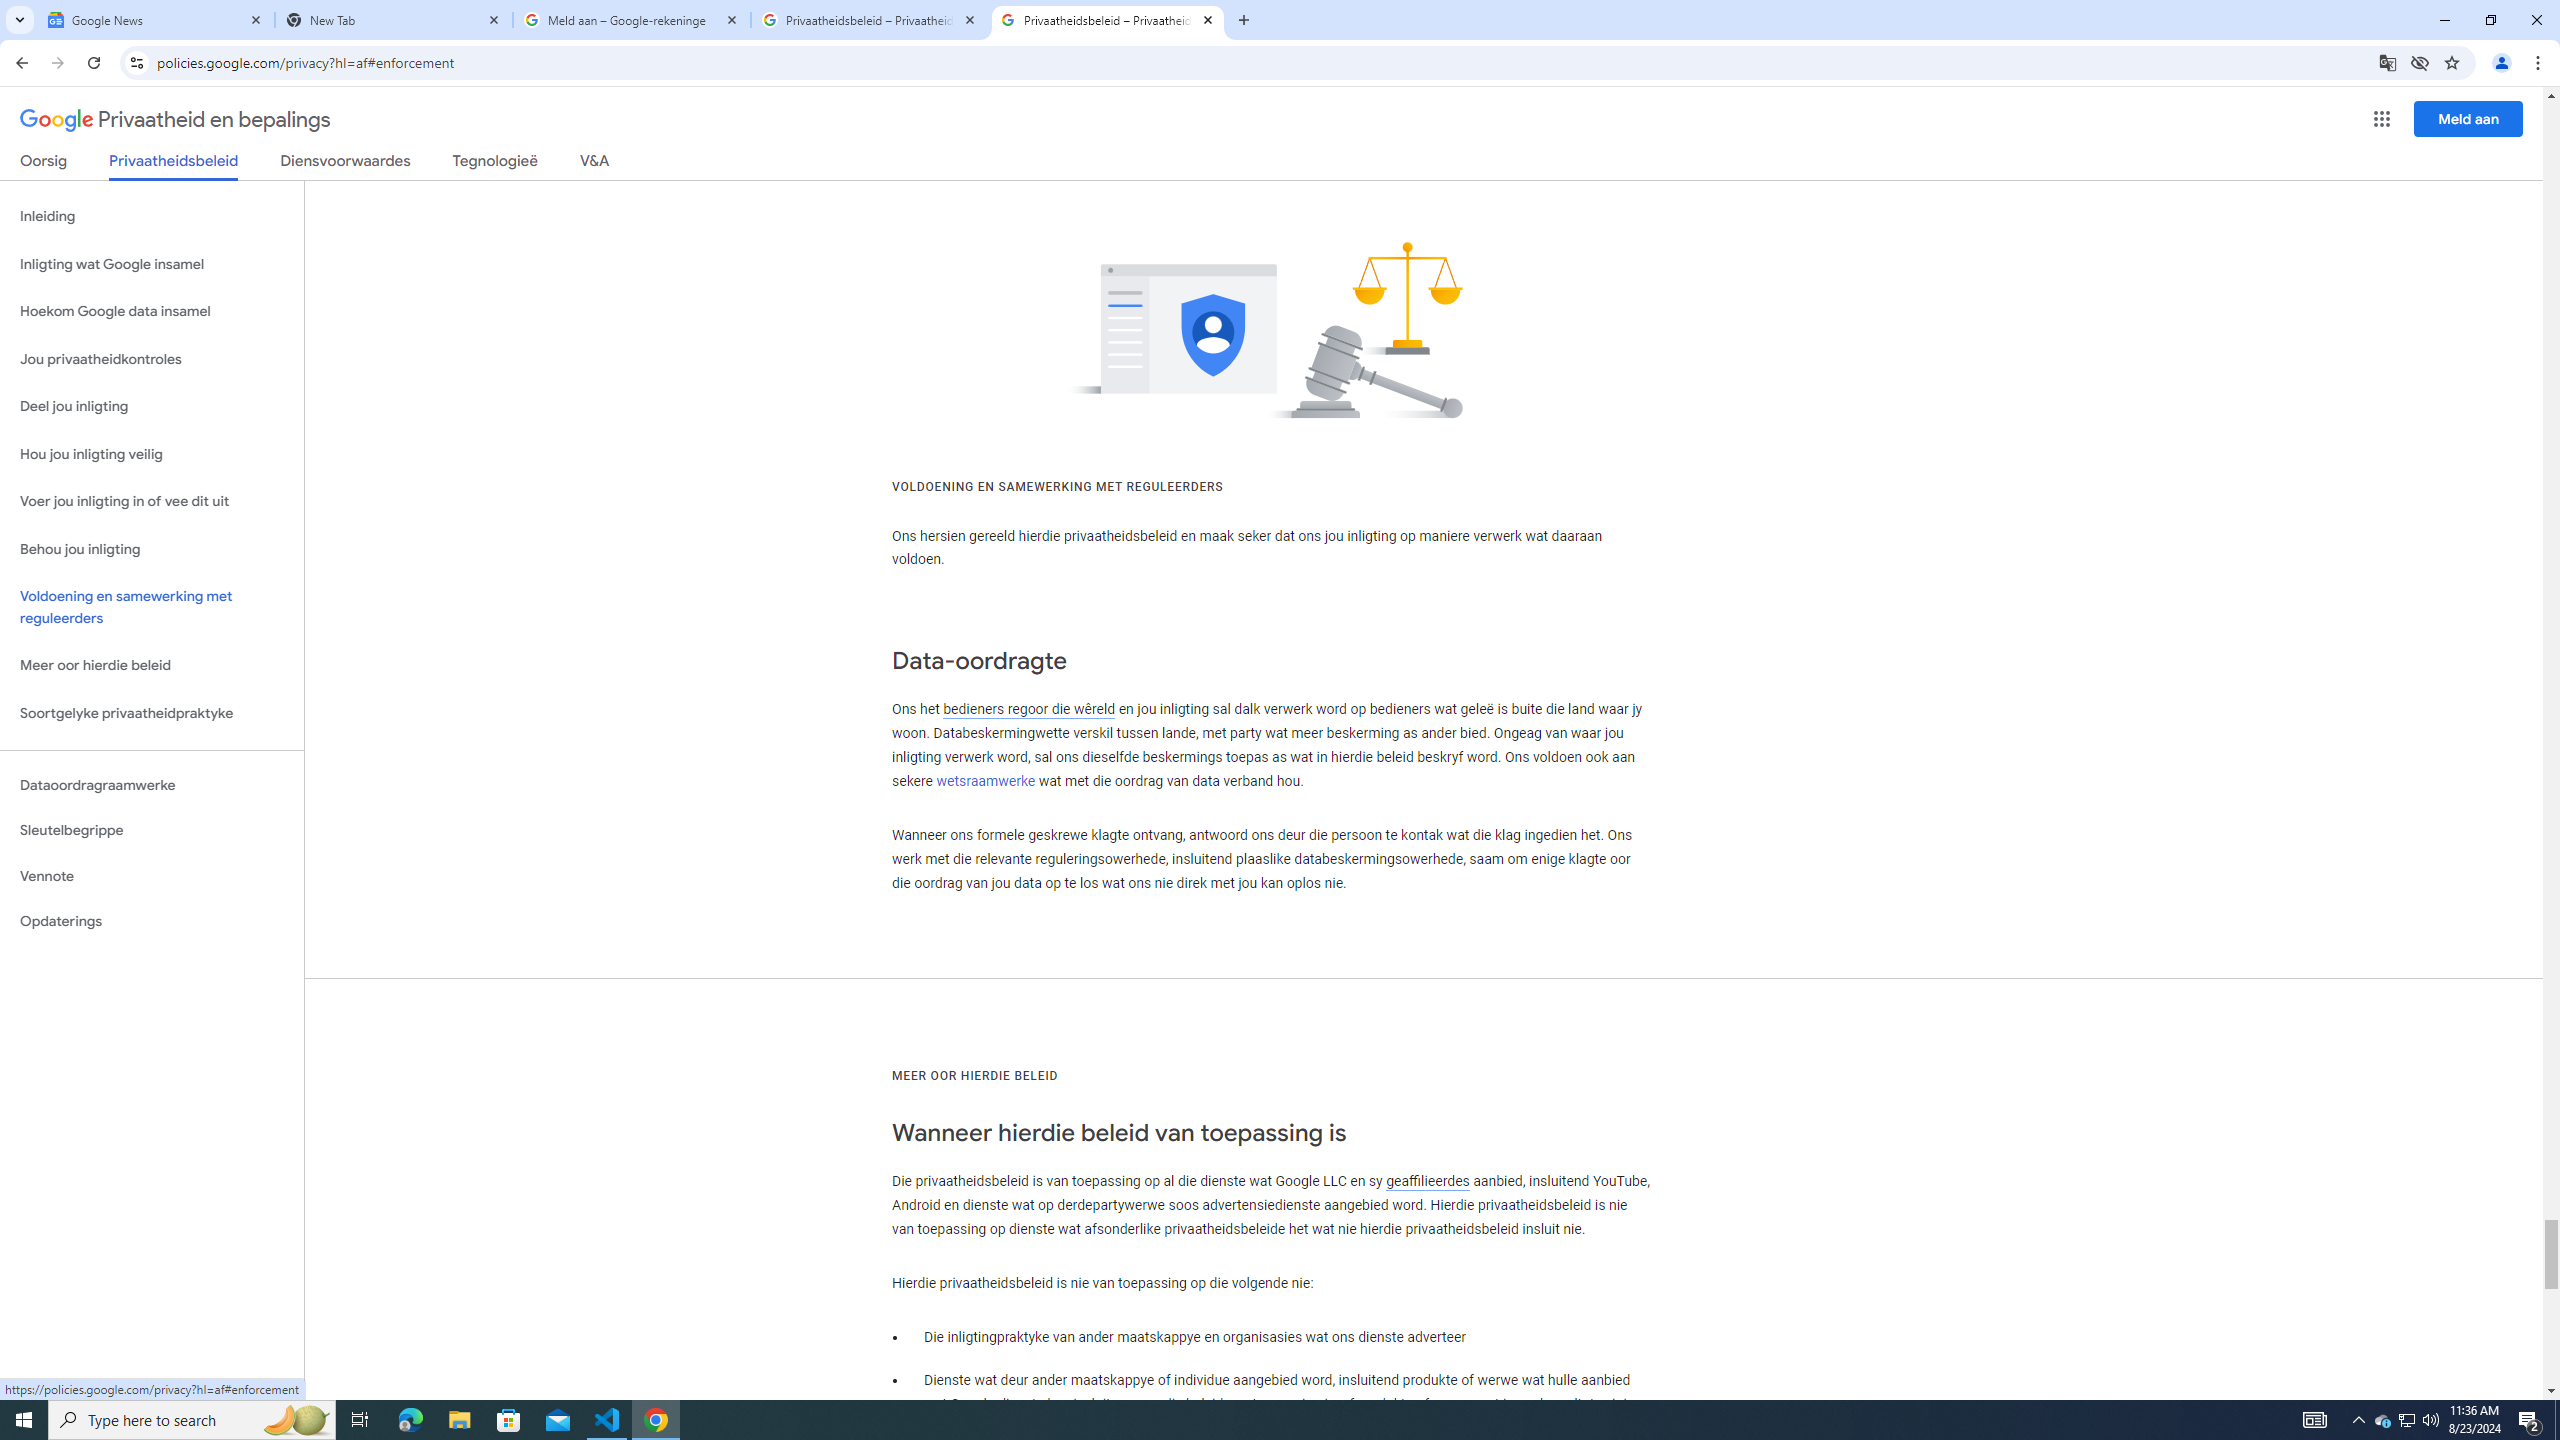  Describe the element at coordinates (151, 501) in the screenshot. I see `'Voer jou inligting in of vee dit uit'` at that location.